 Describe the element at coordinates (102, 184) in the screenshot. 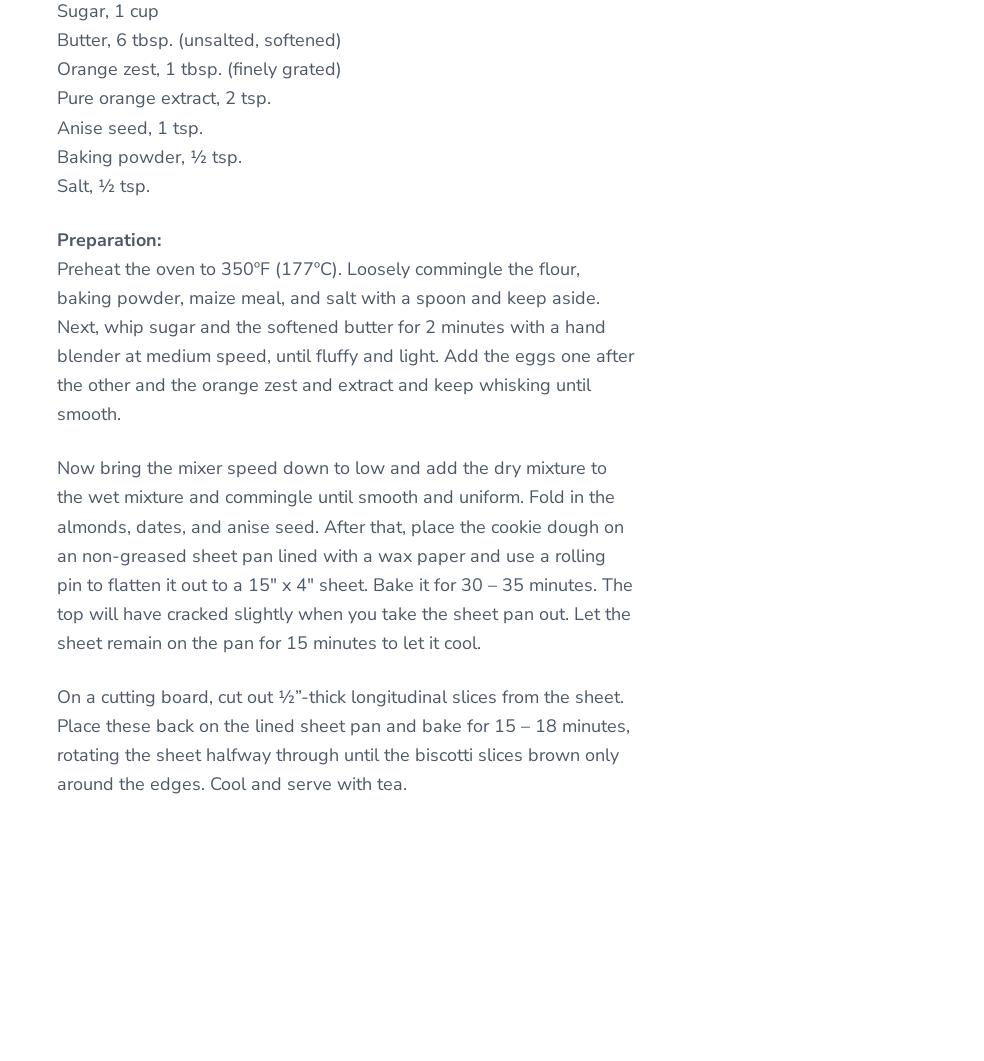

I see `'Salt, ½ tsp.'` at that location.